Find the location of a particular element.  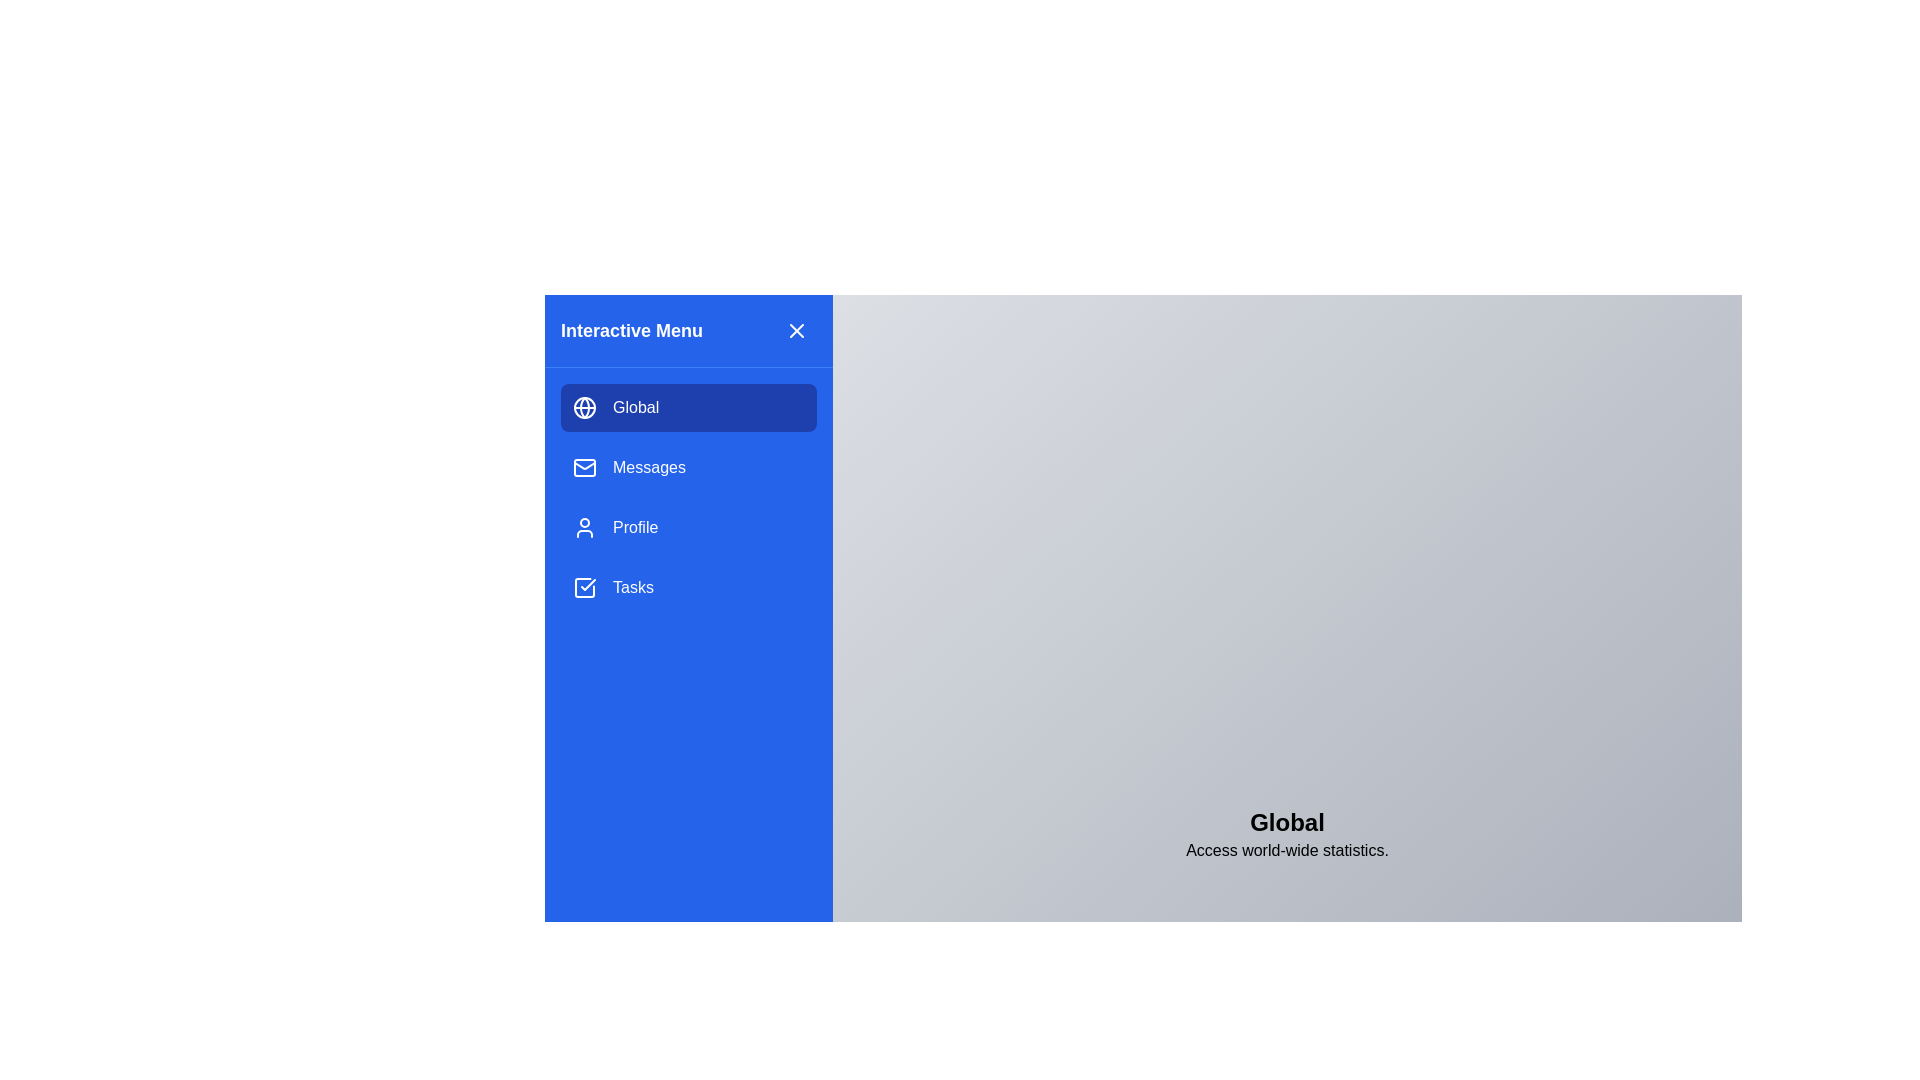

the 'Profile' text label in the vertical navigation menu, which is the third item below 'Global' and 'Messages' is located at coordinates (634, 527).